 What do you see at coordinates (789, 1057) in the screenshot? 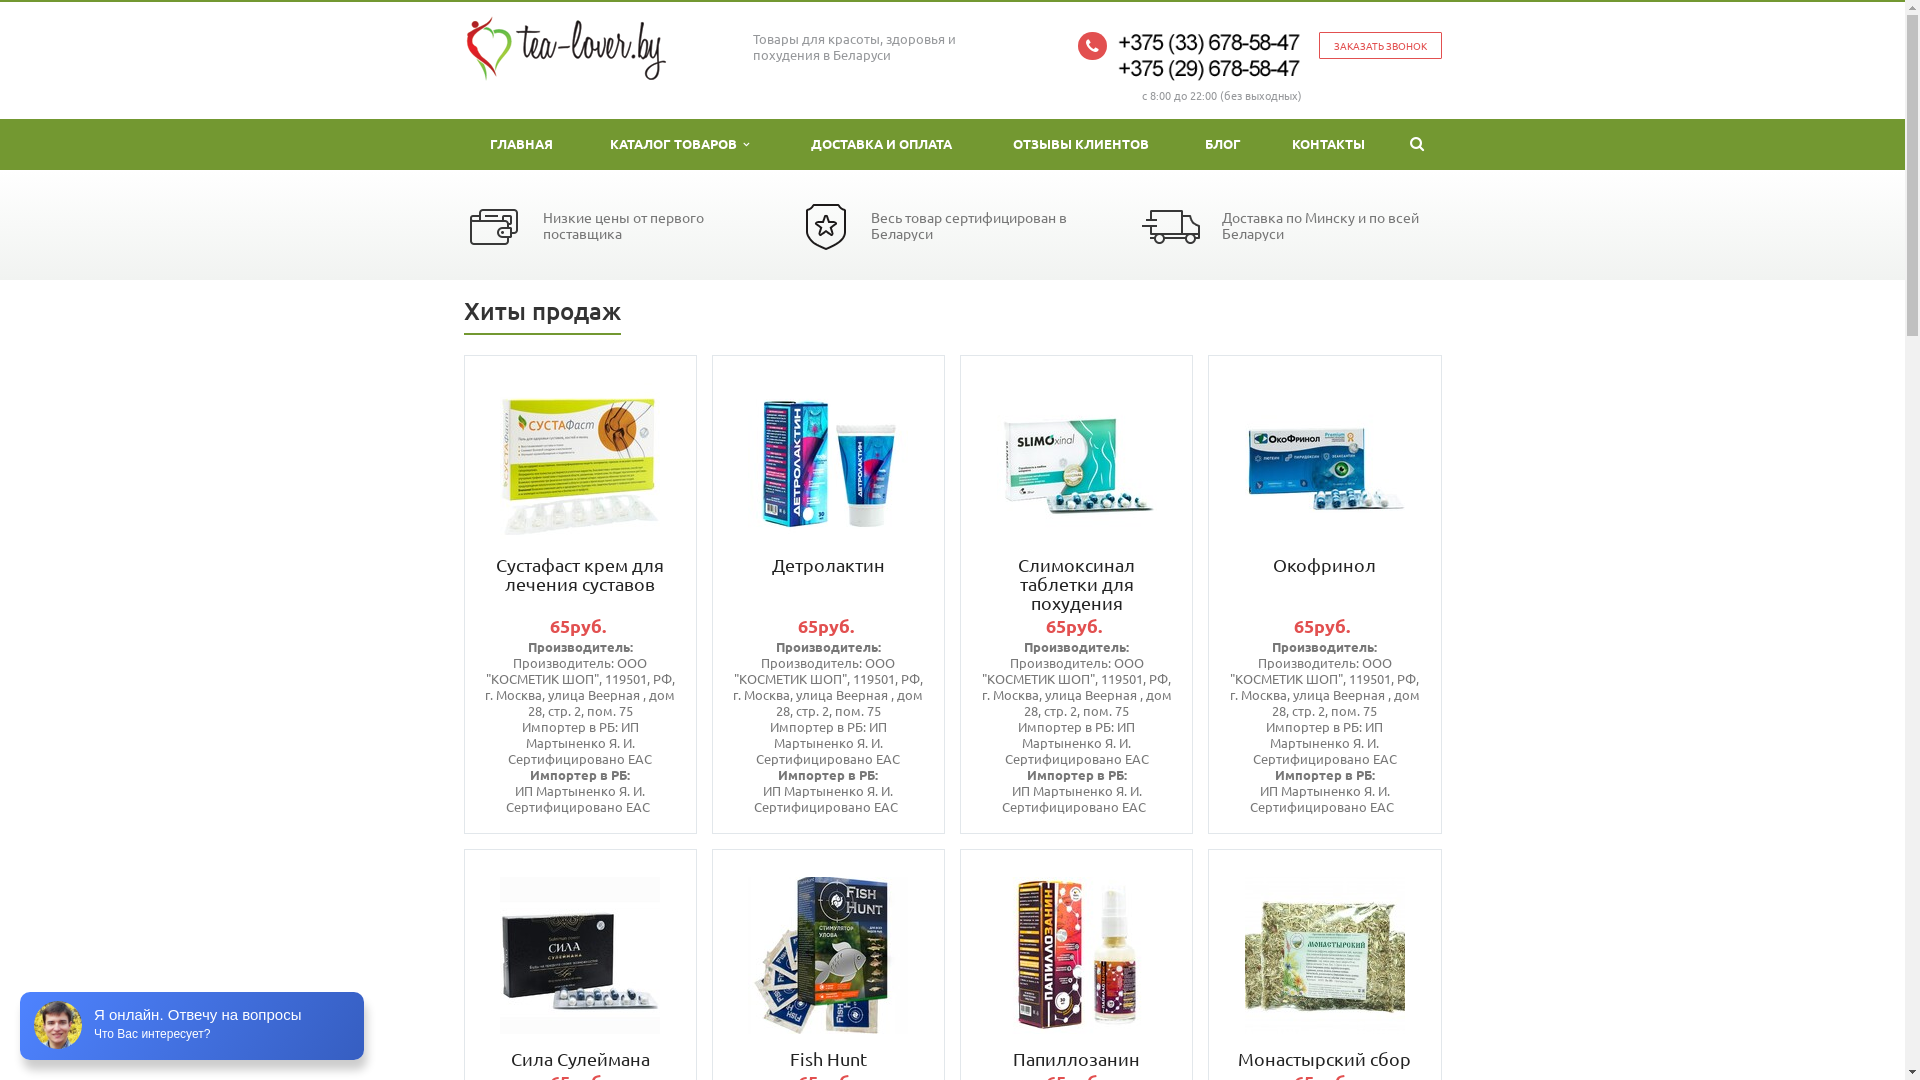
I see `'Fish Hunt'` at bounding box center [789, 1057].